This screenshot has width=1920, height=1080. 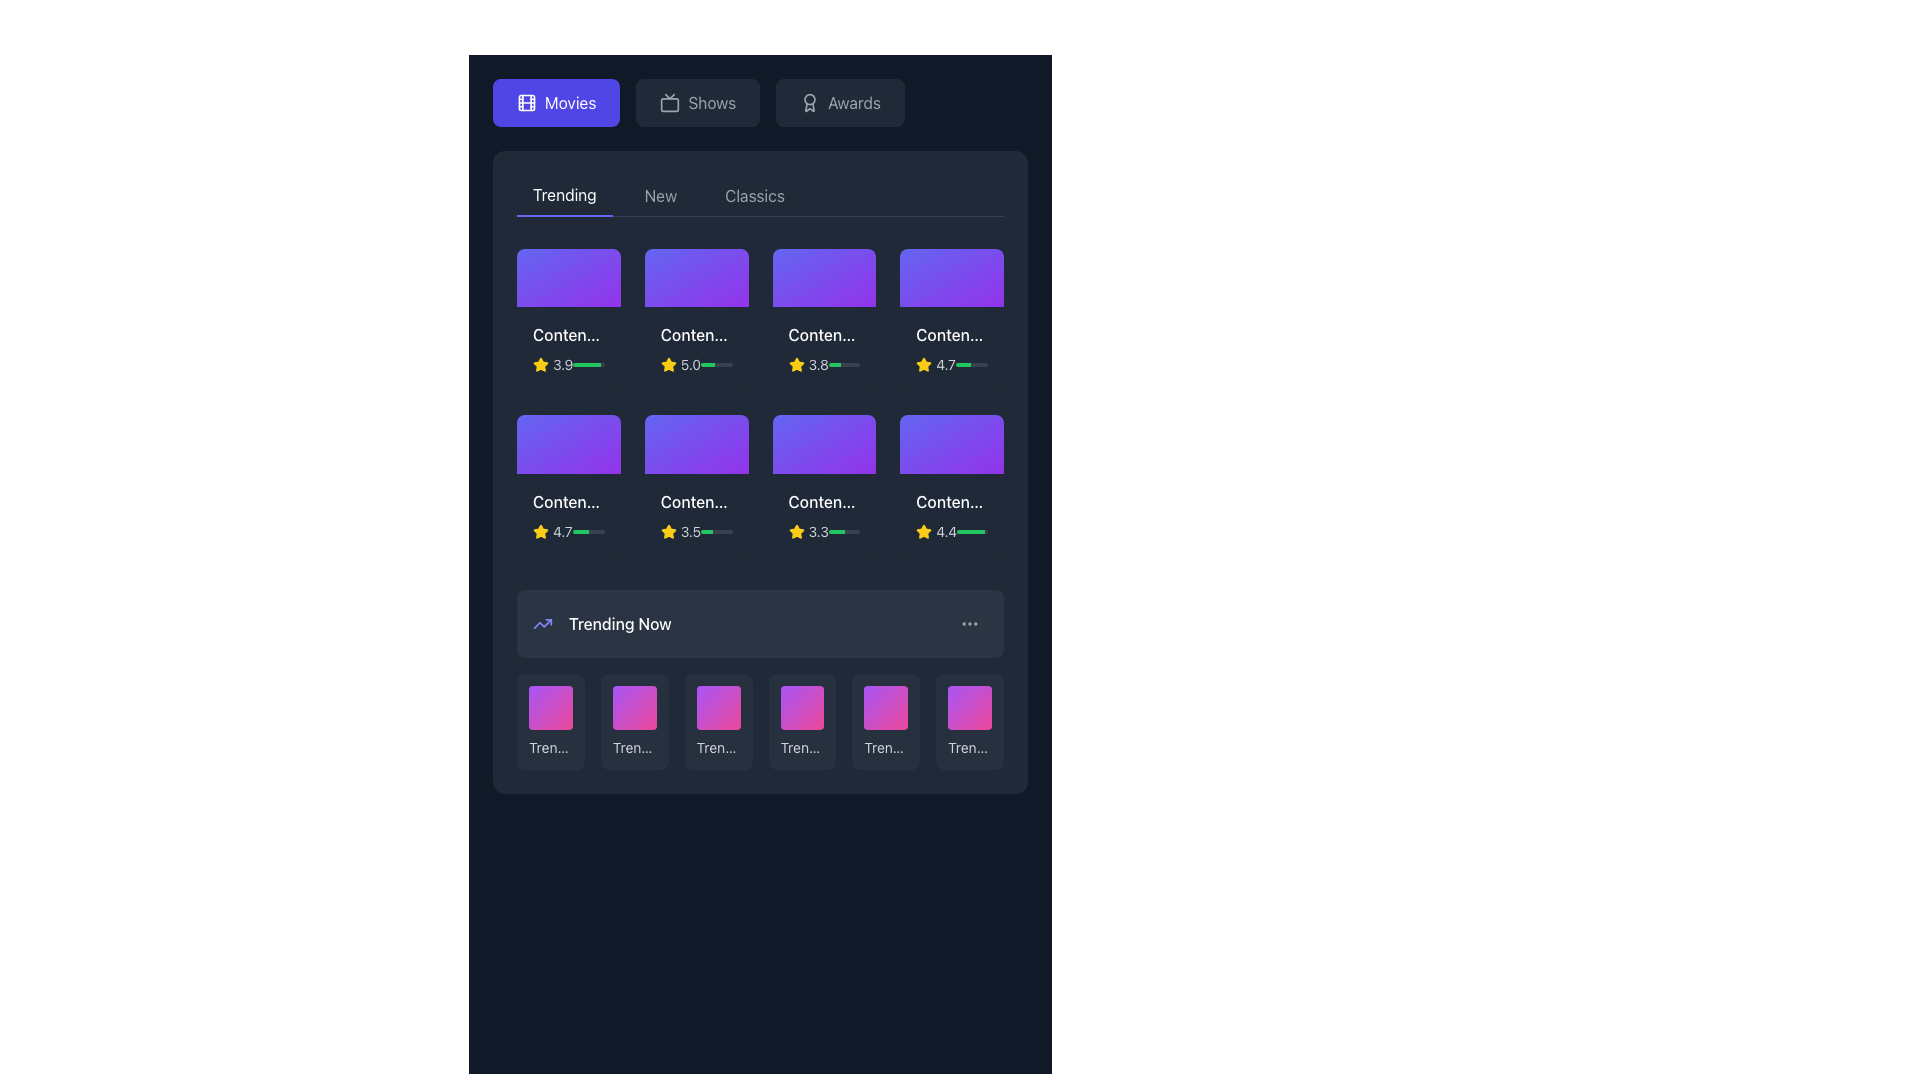 What do you see at coordinates (945, 530) in the screenshot?
I see `the static text label displaying '4.4' in small gray font, located to the immediate right of a yellow star icon in the last card of the bottommost row in the 'Trending' section` at bounding box center [945, 530].